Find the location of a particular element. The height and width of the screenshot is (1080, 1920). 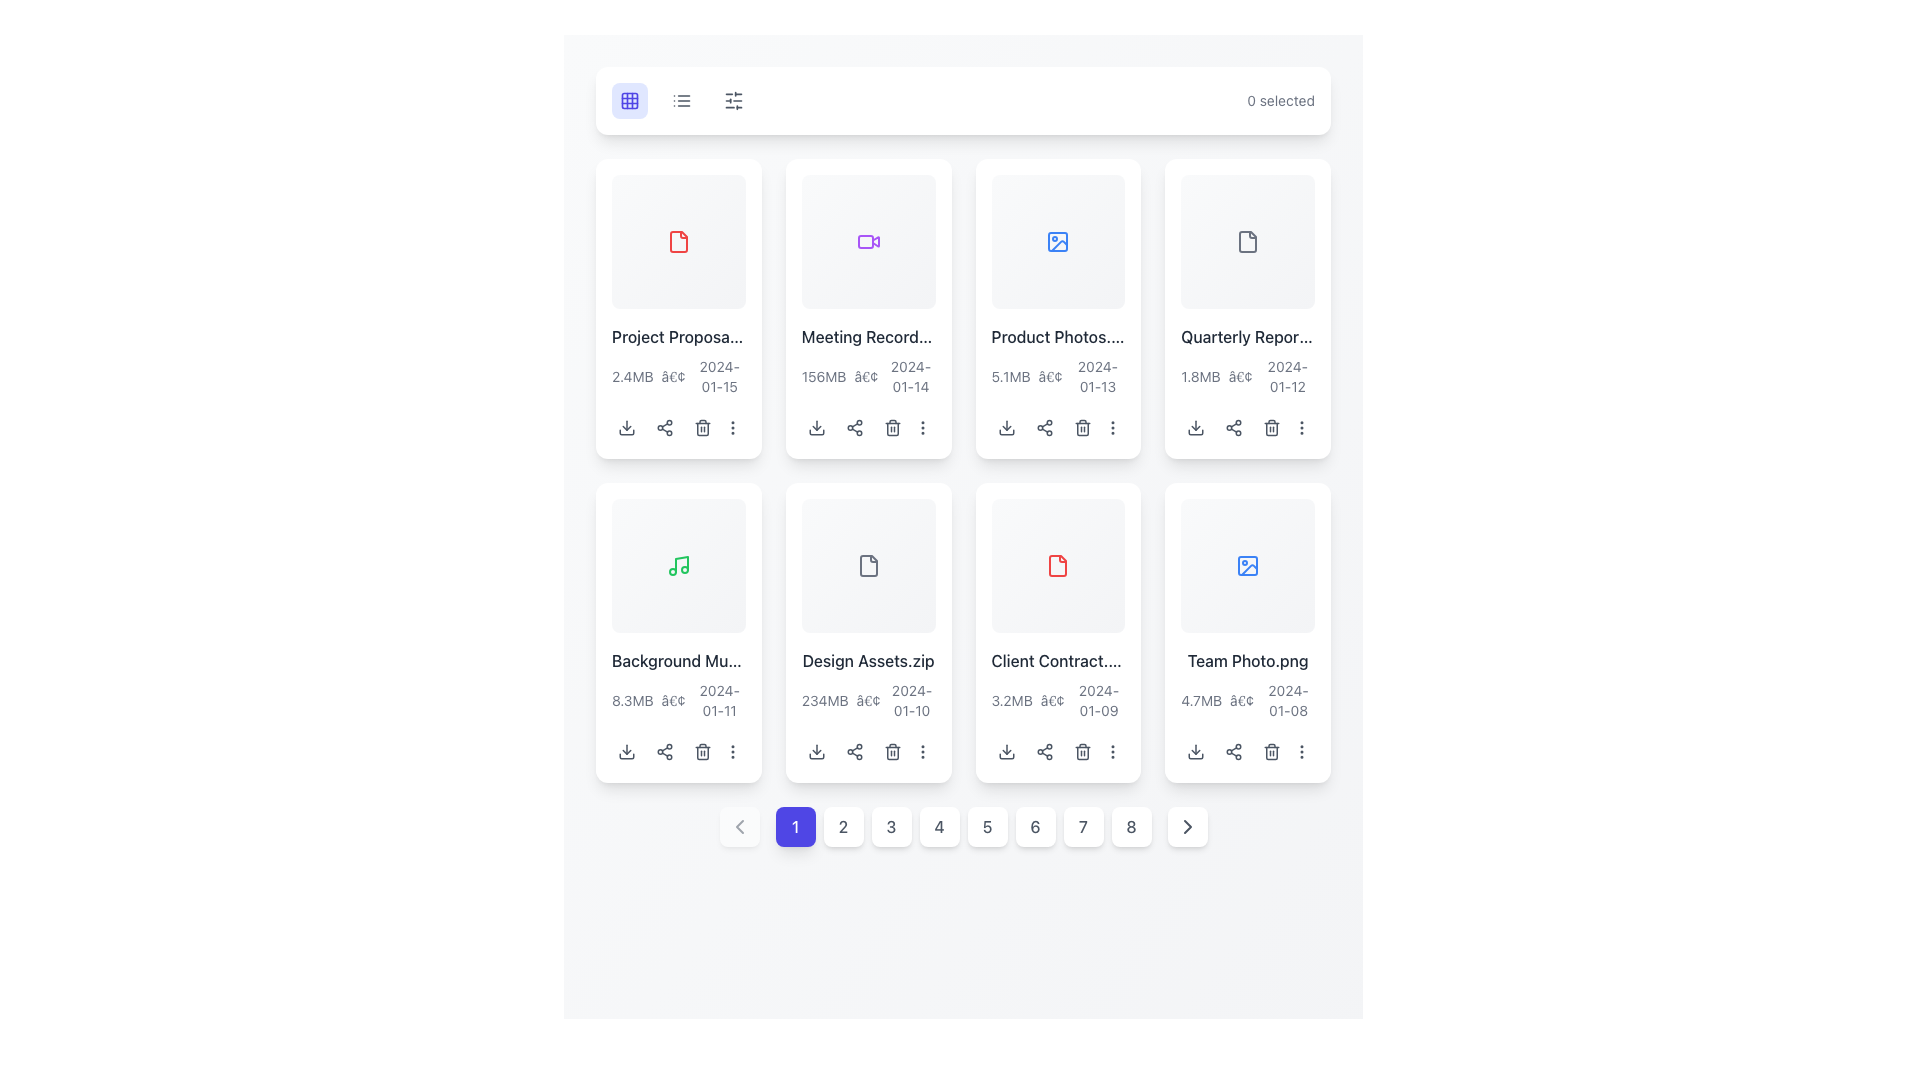

the button located in the top-right corner of the 'Product Photos.jpg' card, which provides additional options or settings related to the card's features is located at coordinates (1111, 426).